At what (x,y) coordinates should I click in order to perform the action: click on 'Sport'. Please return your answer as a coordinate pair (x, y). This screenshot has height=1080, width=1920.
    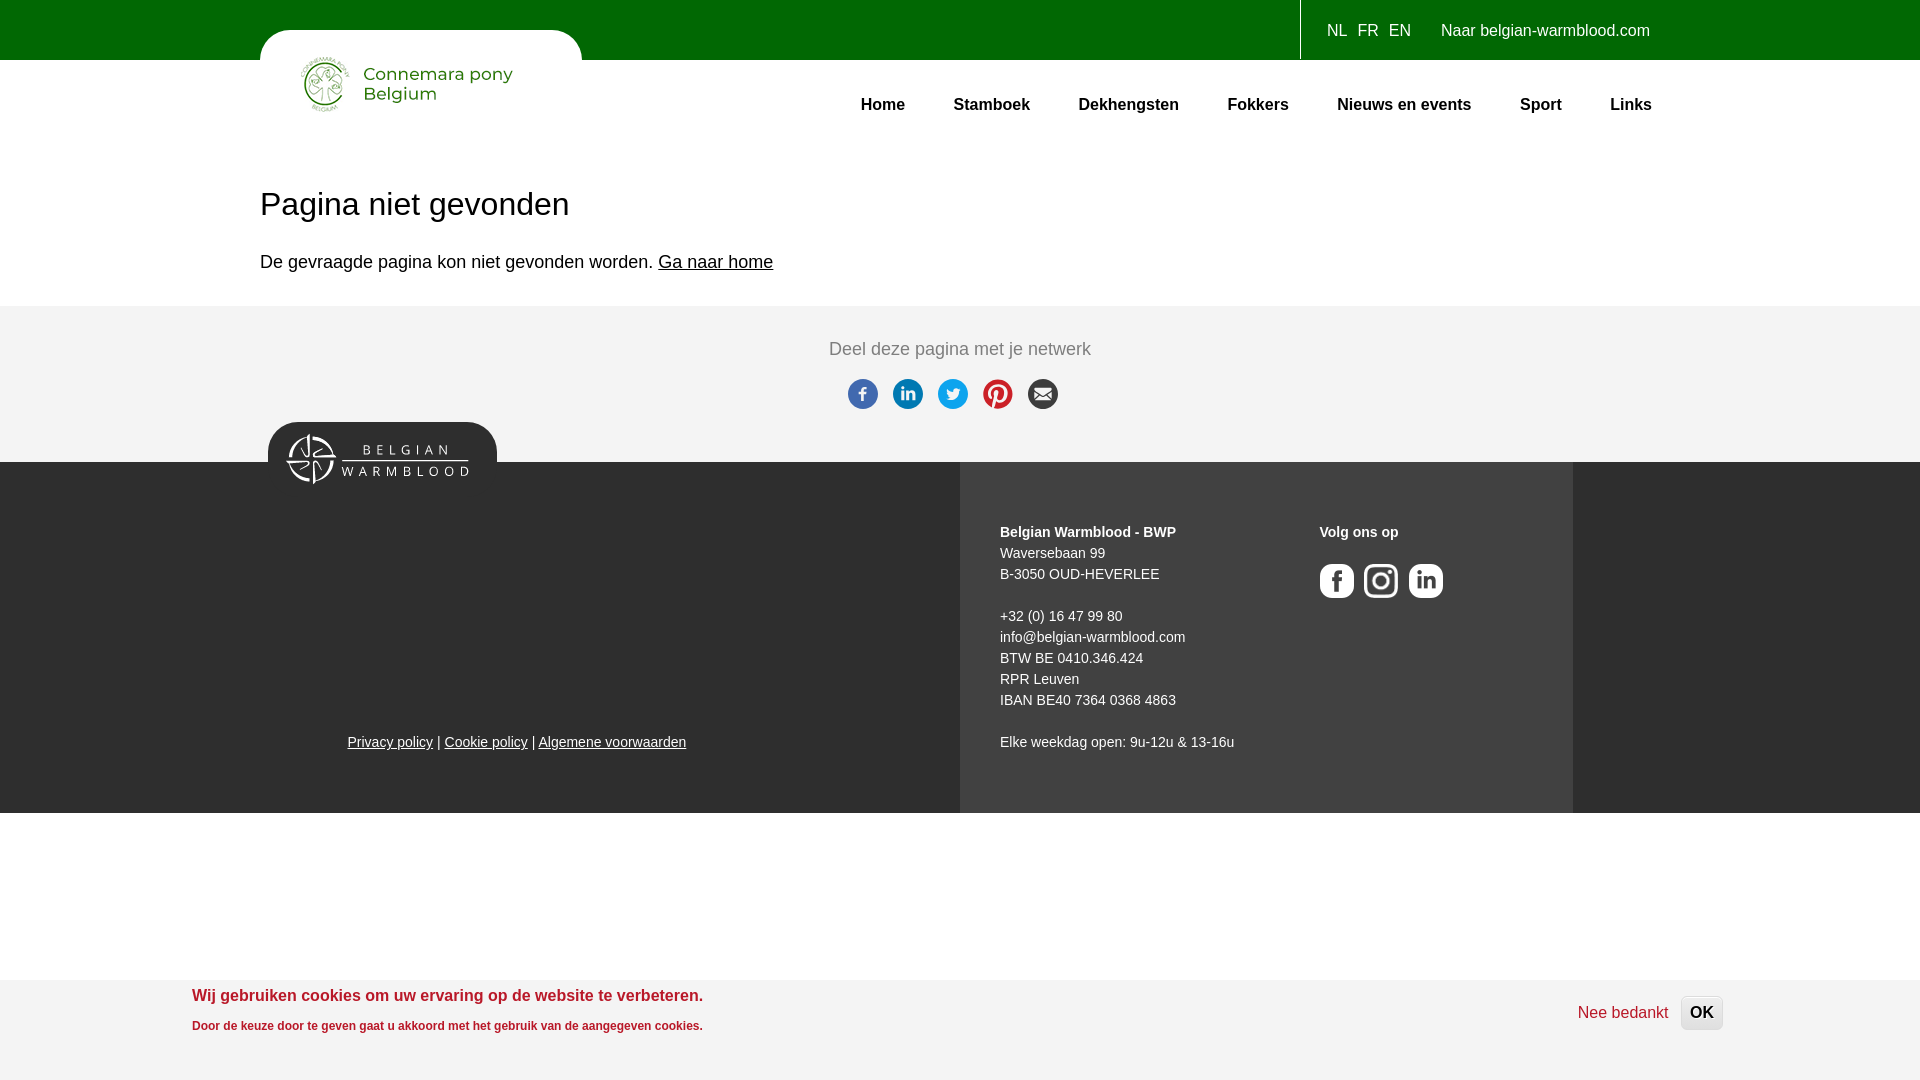
    Looking at the image, I should click on (1512, 104).